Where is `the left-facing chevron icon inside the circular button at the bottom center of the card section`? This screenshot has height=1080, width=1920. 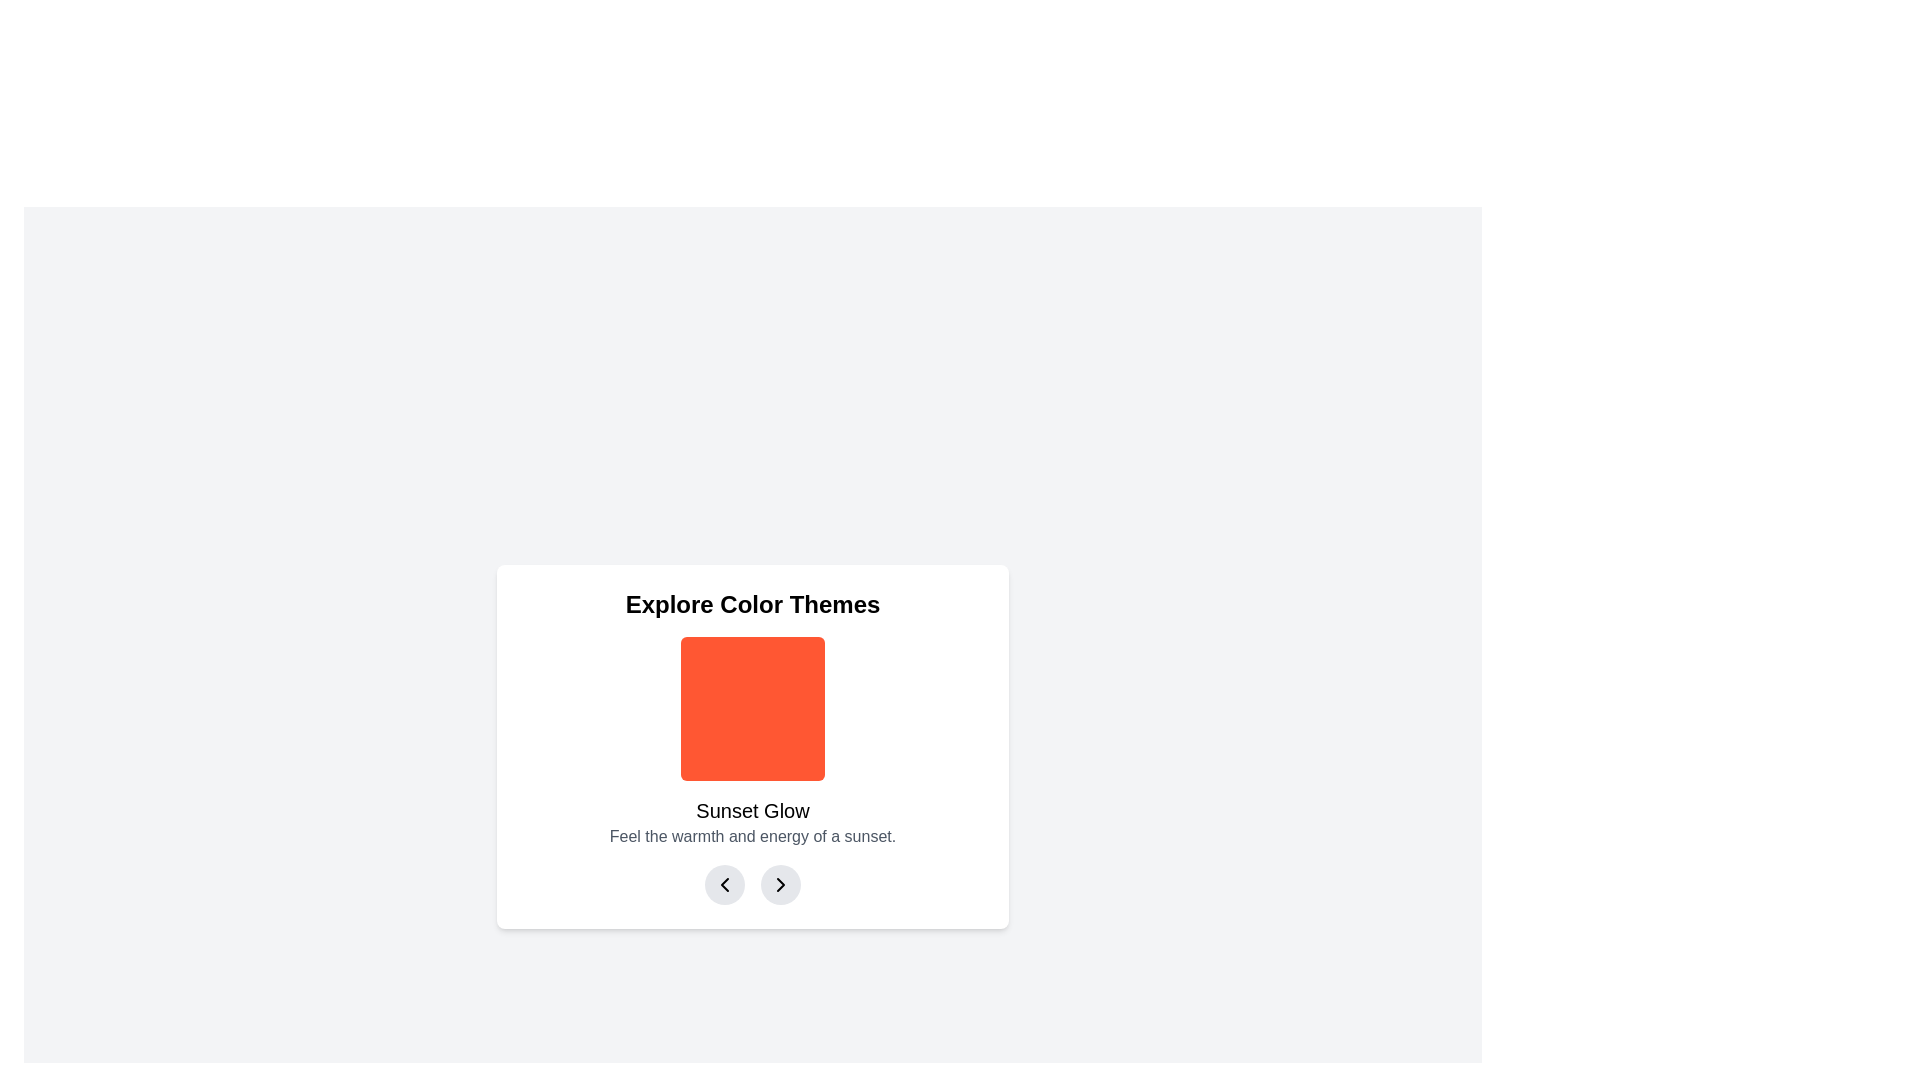 the left-facing chevron icon inside the circular button at the bottom center of the card section is located at coordinates (723, 883).